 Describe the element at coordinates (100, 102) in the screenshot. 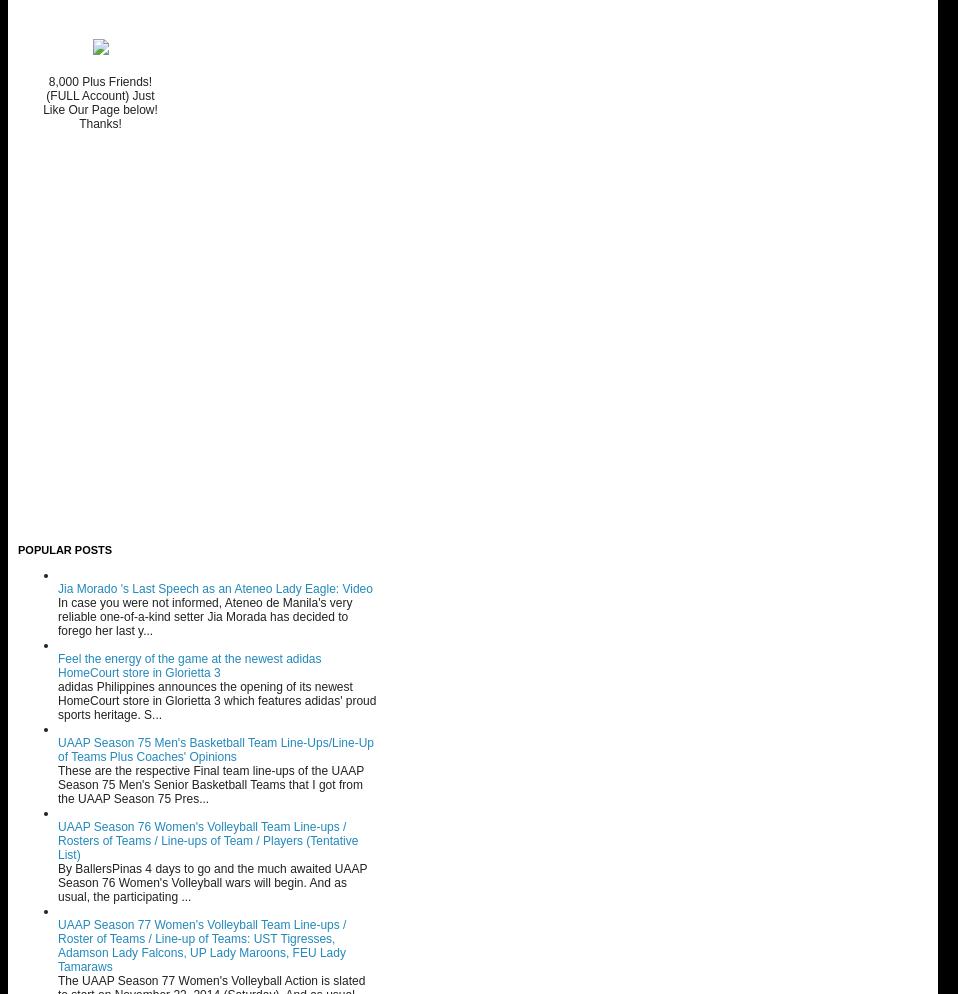

I see `'8,000 Plus Friends!(FULL Account) Just Like Our Page below! Thanks!'` at that location.